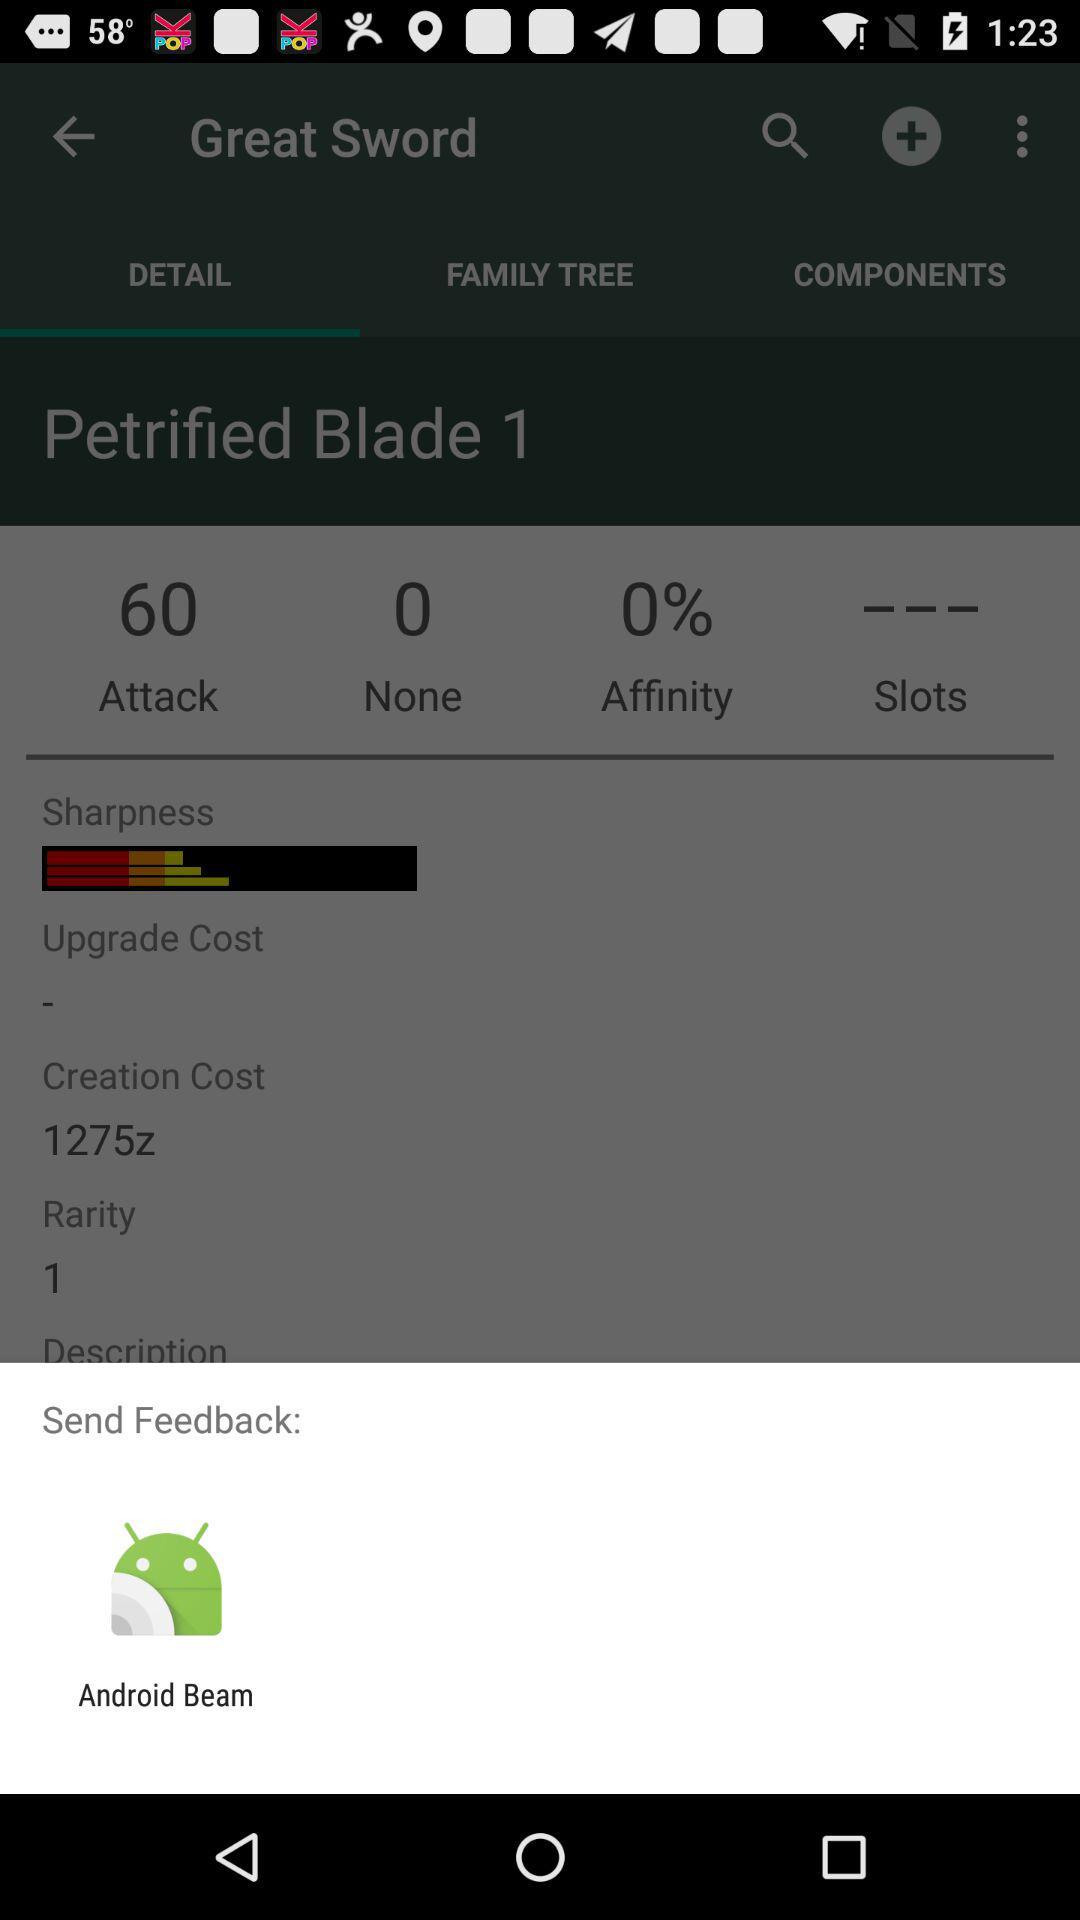 The image size is (1080, 1920). What do you see at coordinates (165, 1711) in the screenshot?
I see `android beam icon` at bounding box center [165, 1711].